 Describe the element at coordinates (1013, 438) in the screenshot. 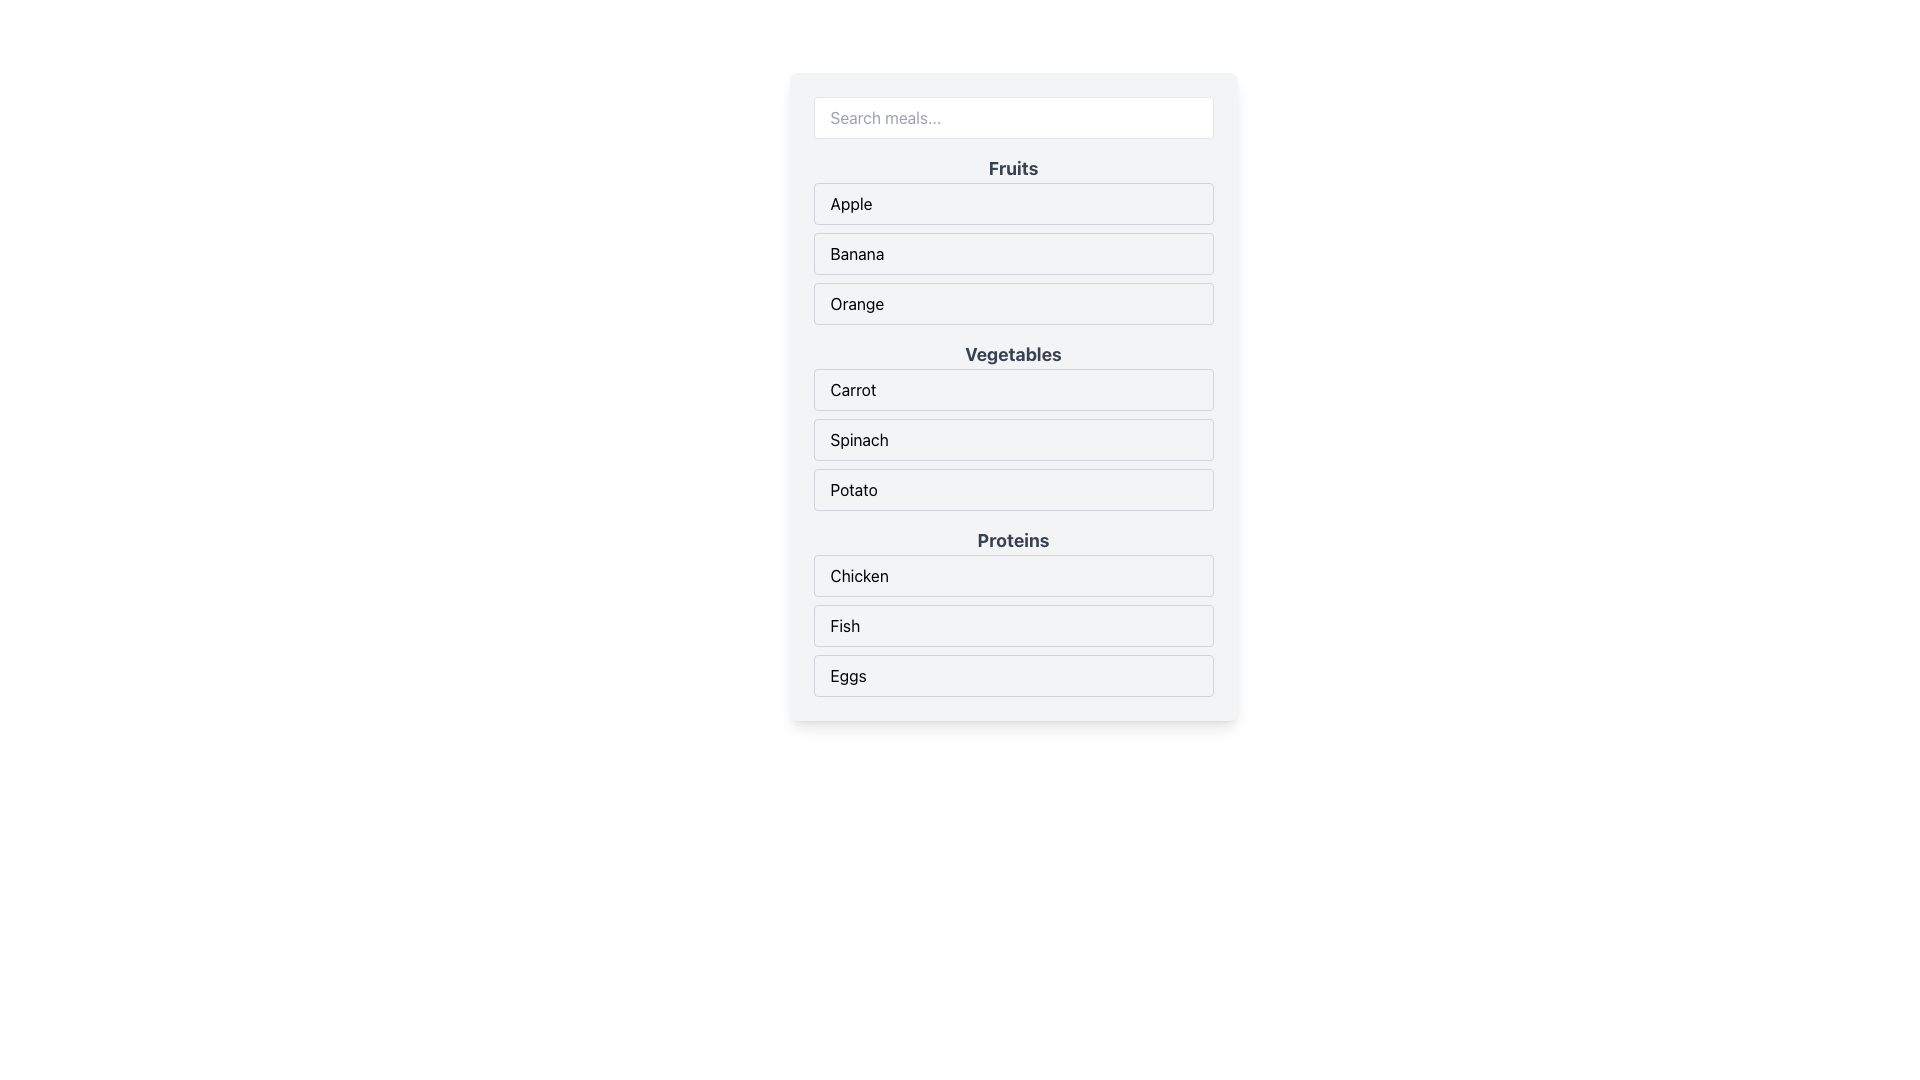

I see `the selectable list item representing 'Spinach' located in the middle column of the 'Vegetables' category, situated between 'Carrot' and 'Potato'` at that location.